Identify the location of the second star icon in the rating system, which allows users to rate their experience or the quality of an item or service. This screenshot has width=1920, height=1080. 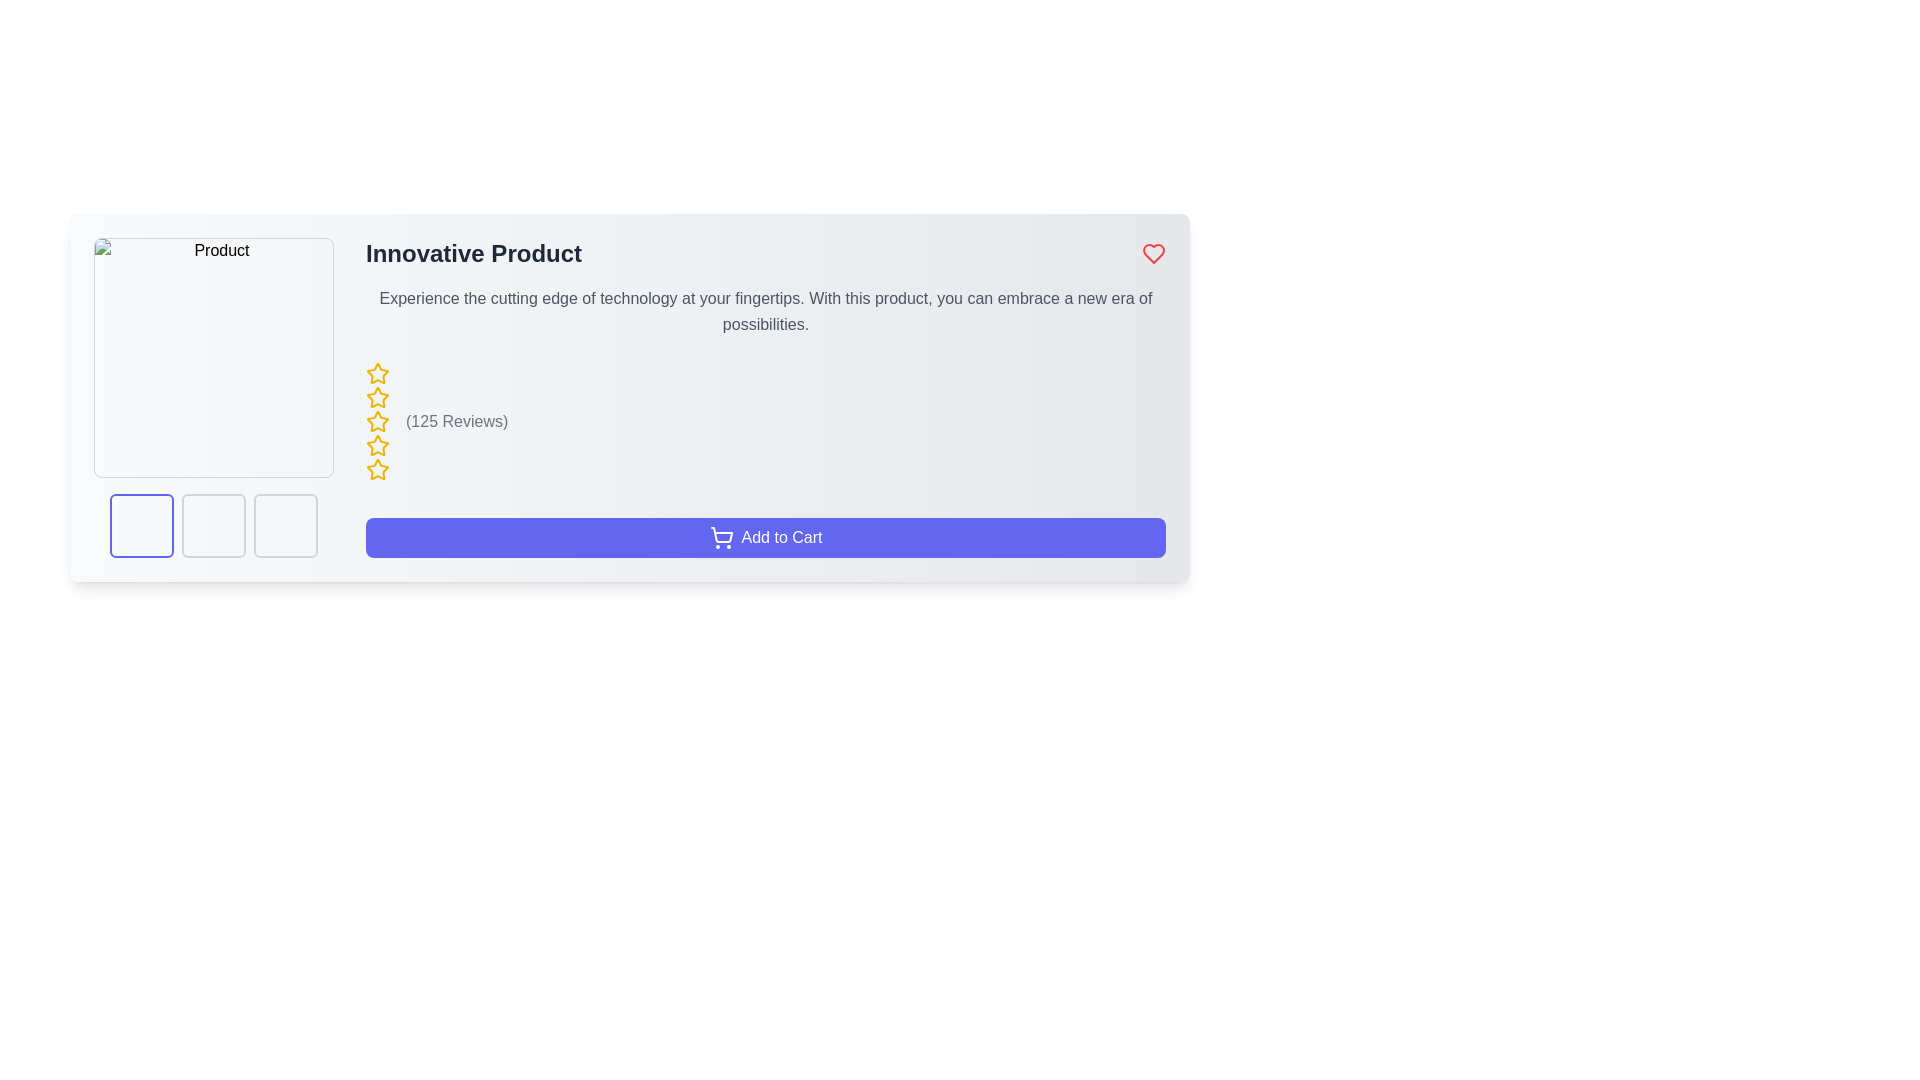
(378, 420).